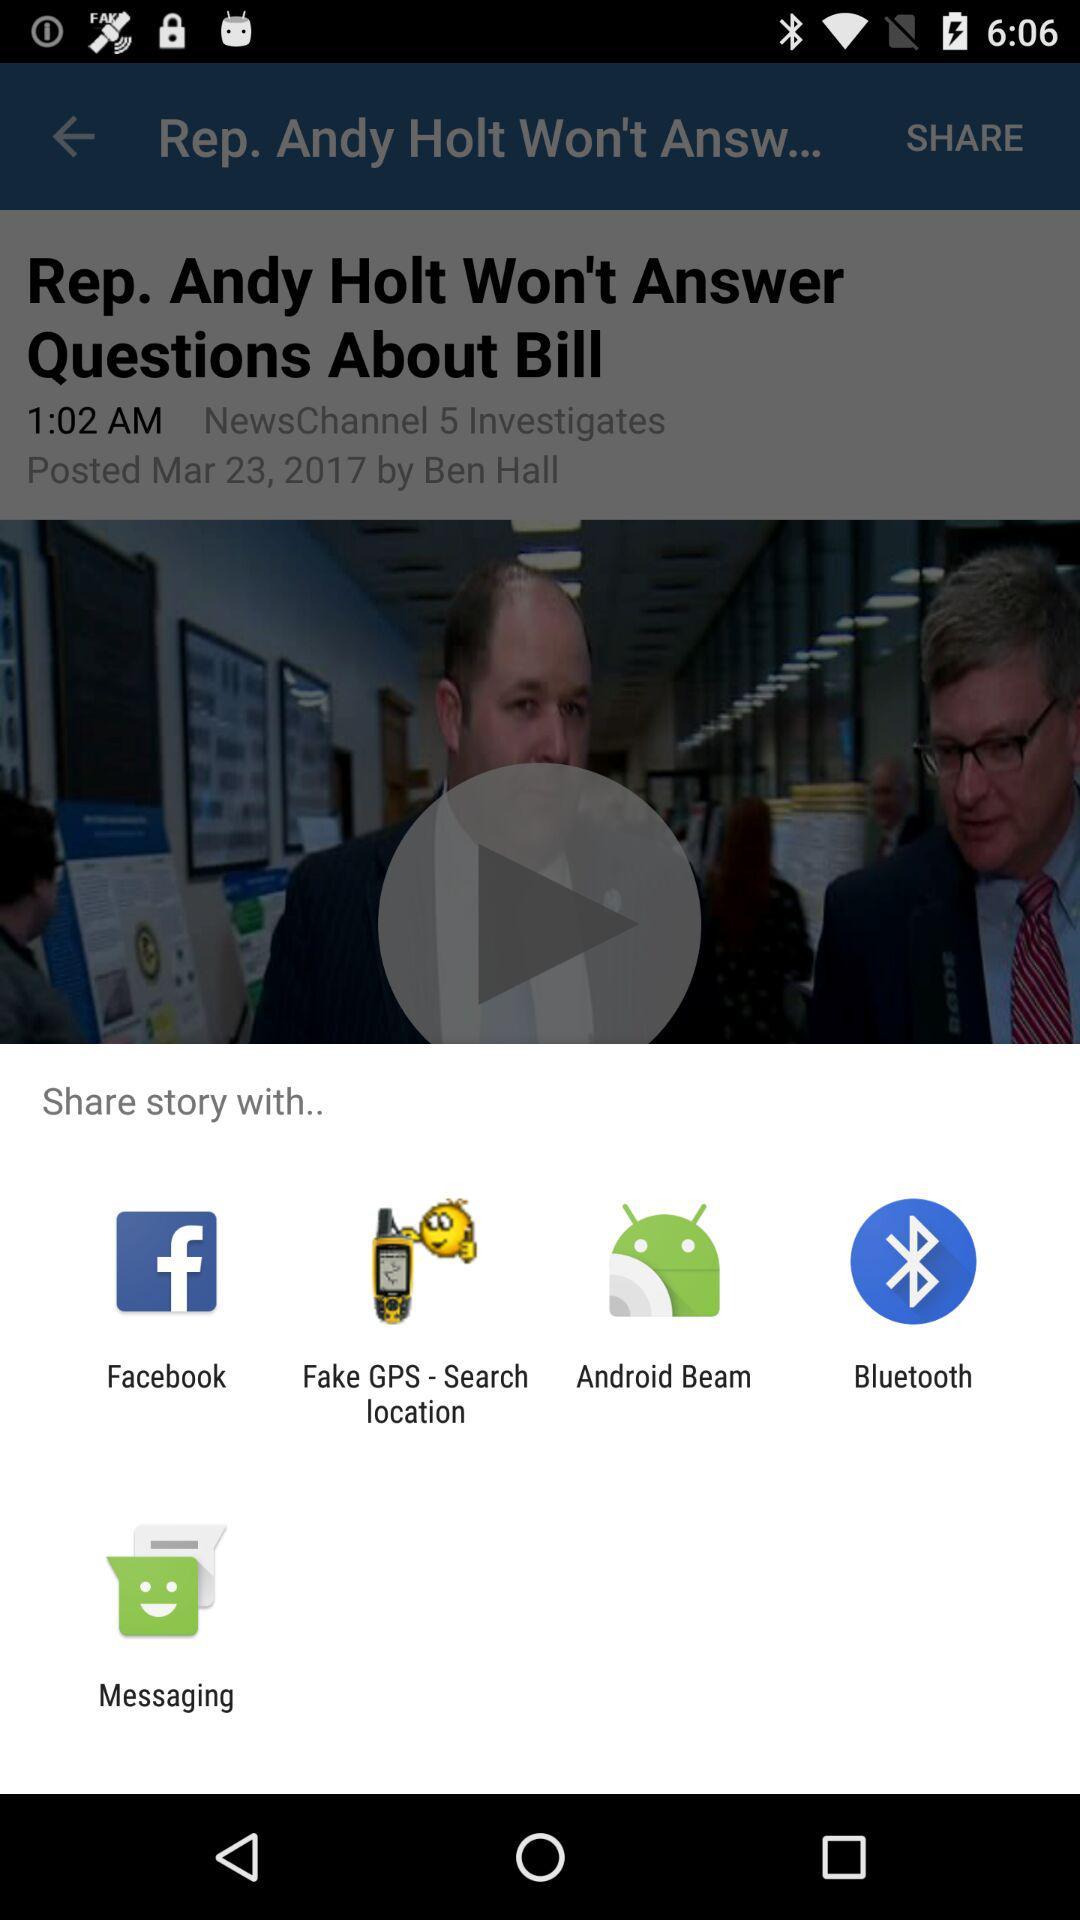 This screenshot has height=1920, width=1080. Describe the element at coordinates (165, 1711) in the screenshot. I see `the messaging icon` at that location.